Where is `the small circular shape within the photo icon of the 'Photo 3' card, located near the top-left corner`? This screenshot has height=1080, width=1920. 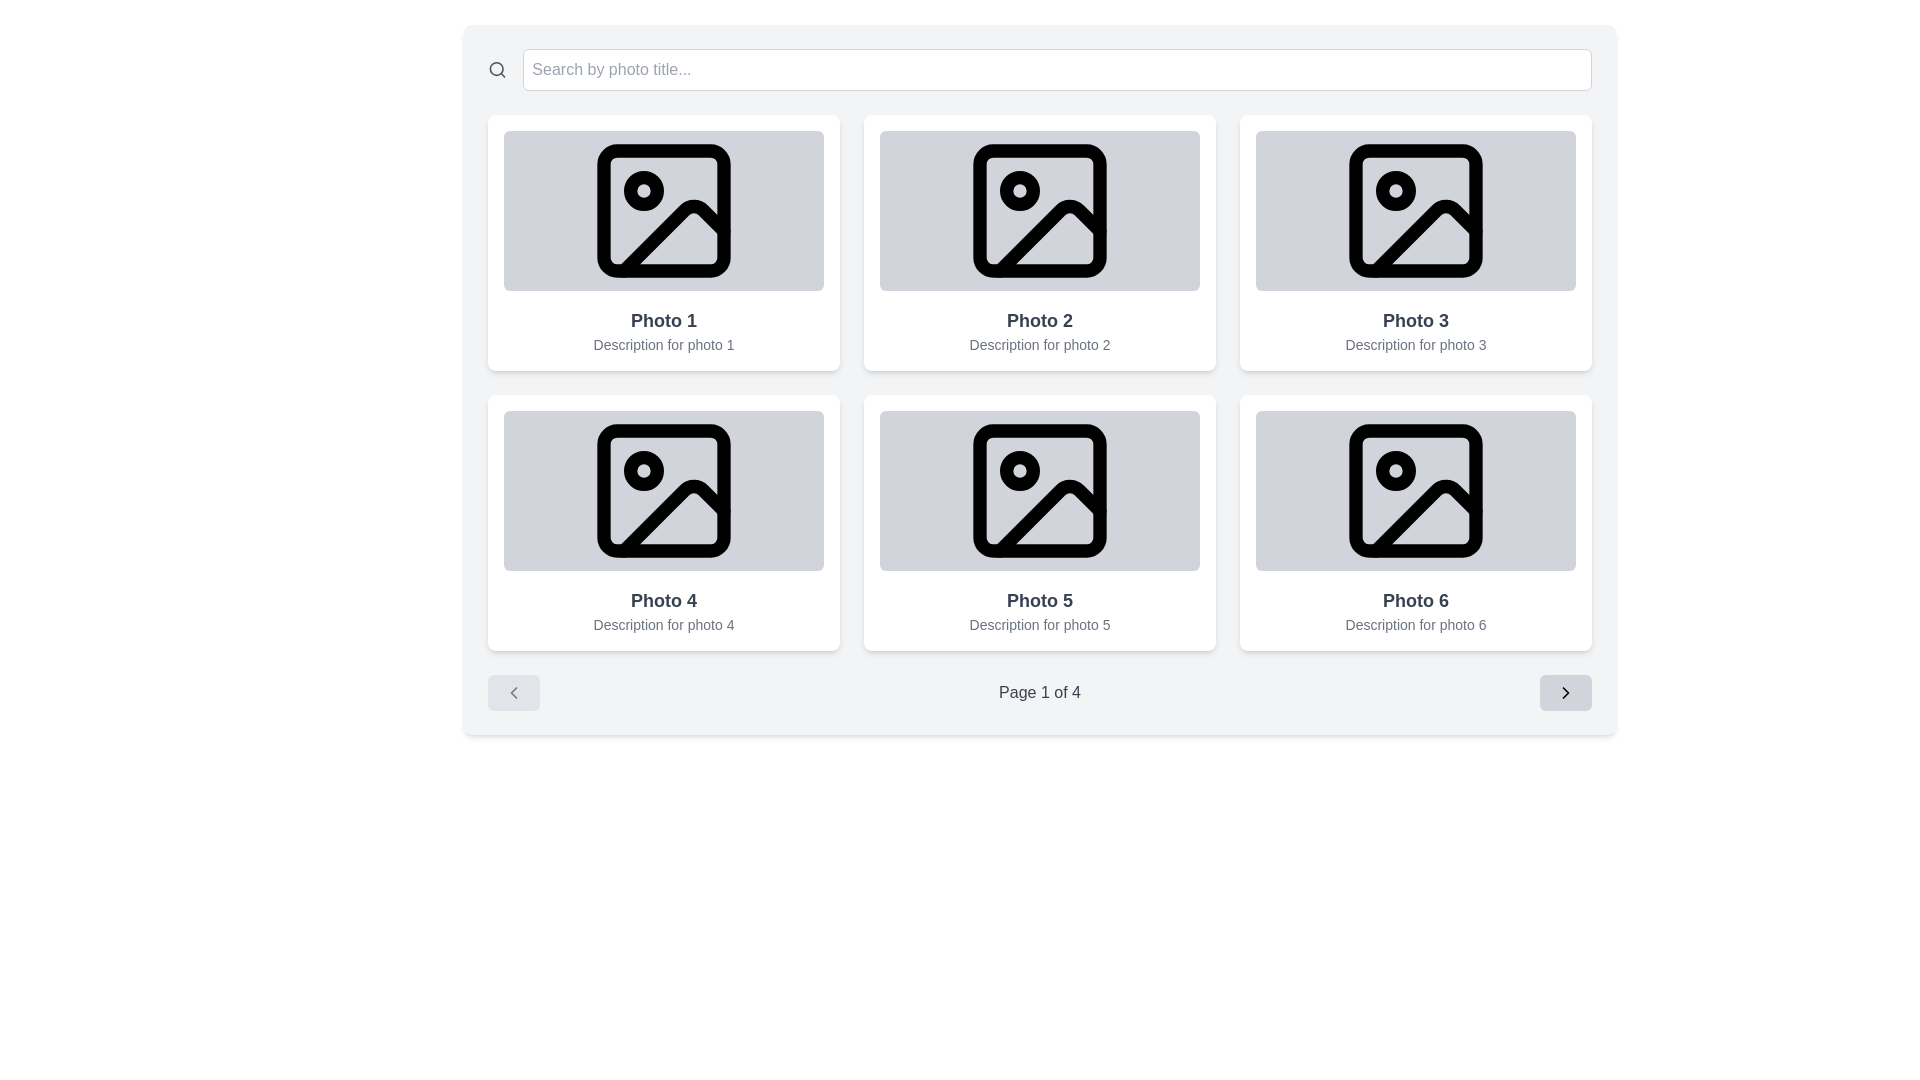
the small circular shape within the photo icon of the 'Photo 3' card, located near the top-left corner is located at coordinates (1395, 191).